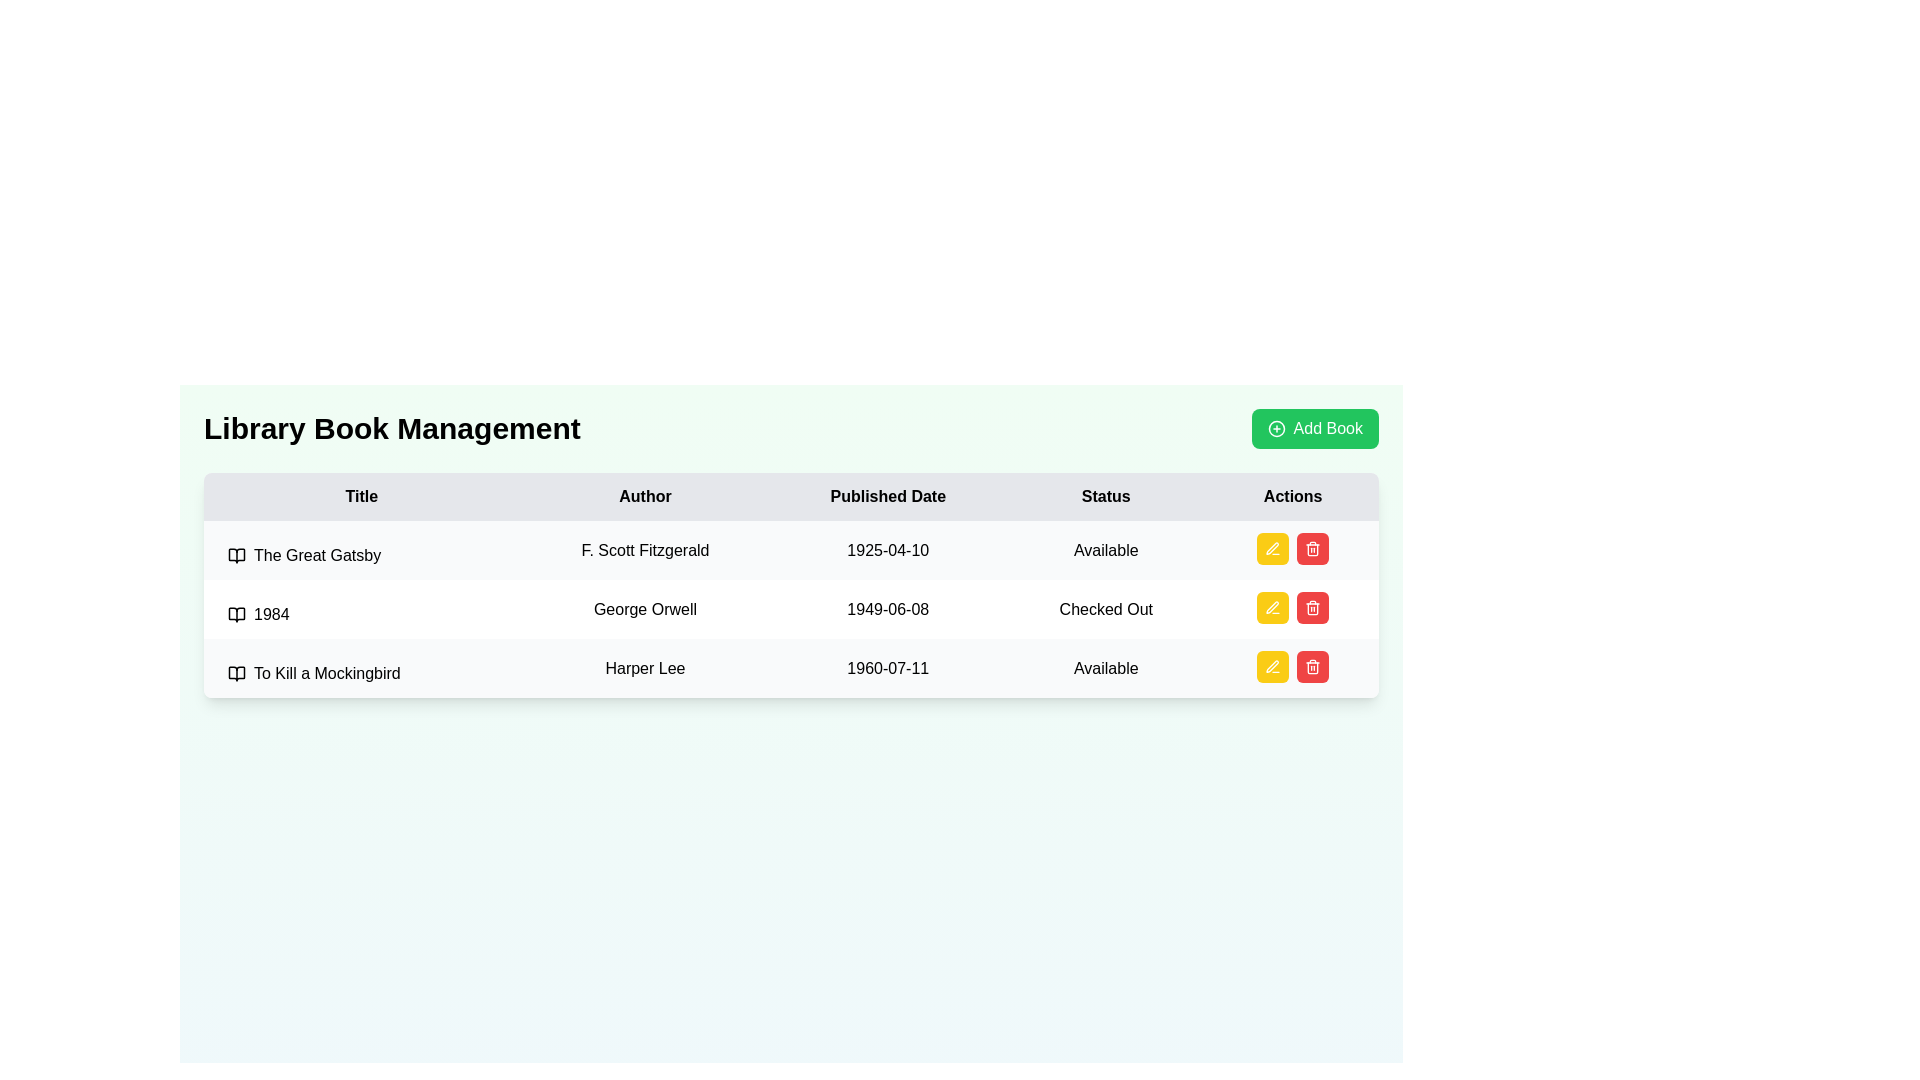 The height and width of the screenshot is (1080, 1920). Describe the element at coordinates (887, 550) in the screenshot. I see `the text element displaying '1925-04-10' in the 'Published Date' column of the table for 'The Great Gatsby'` at that location.